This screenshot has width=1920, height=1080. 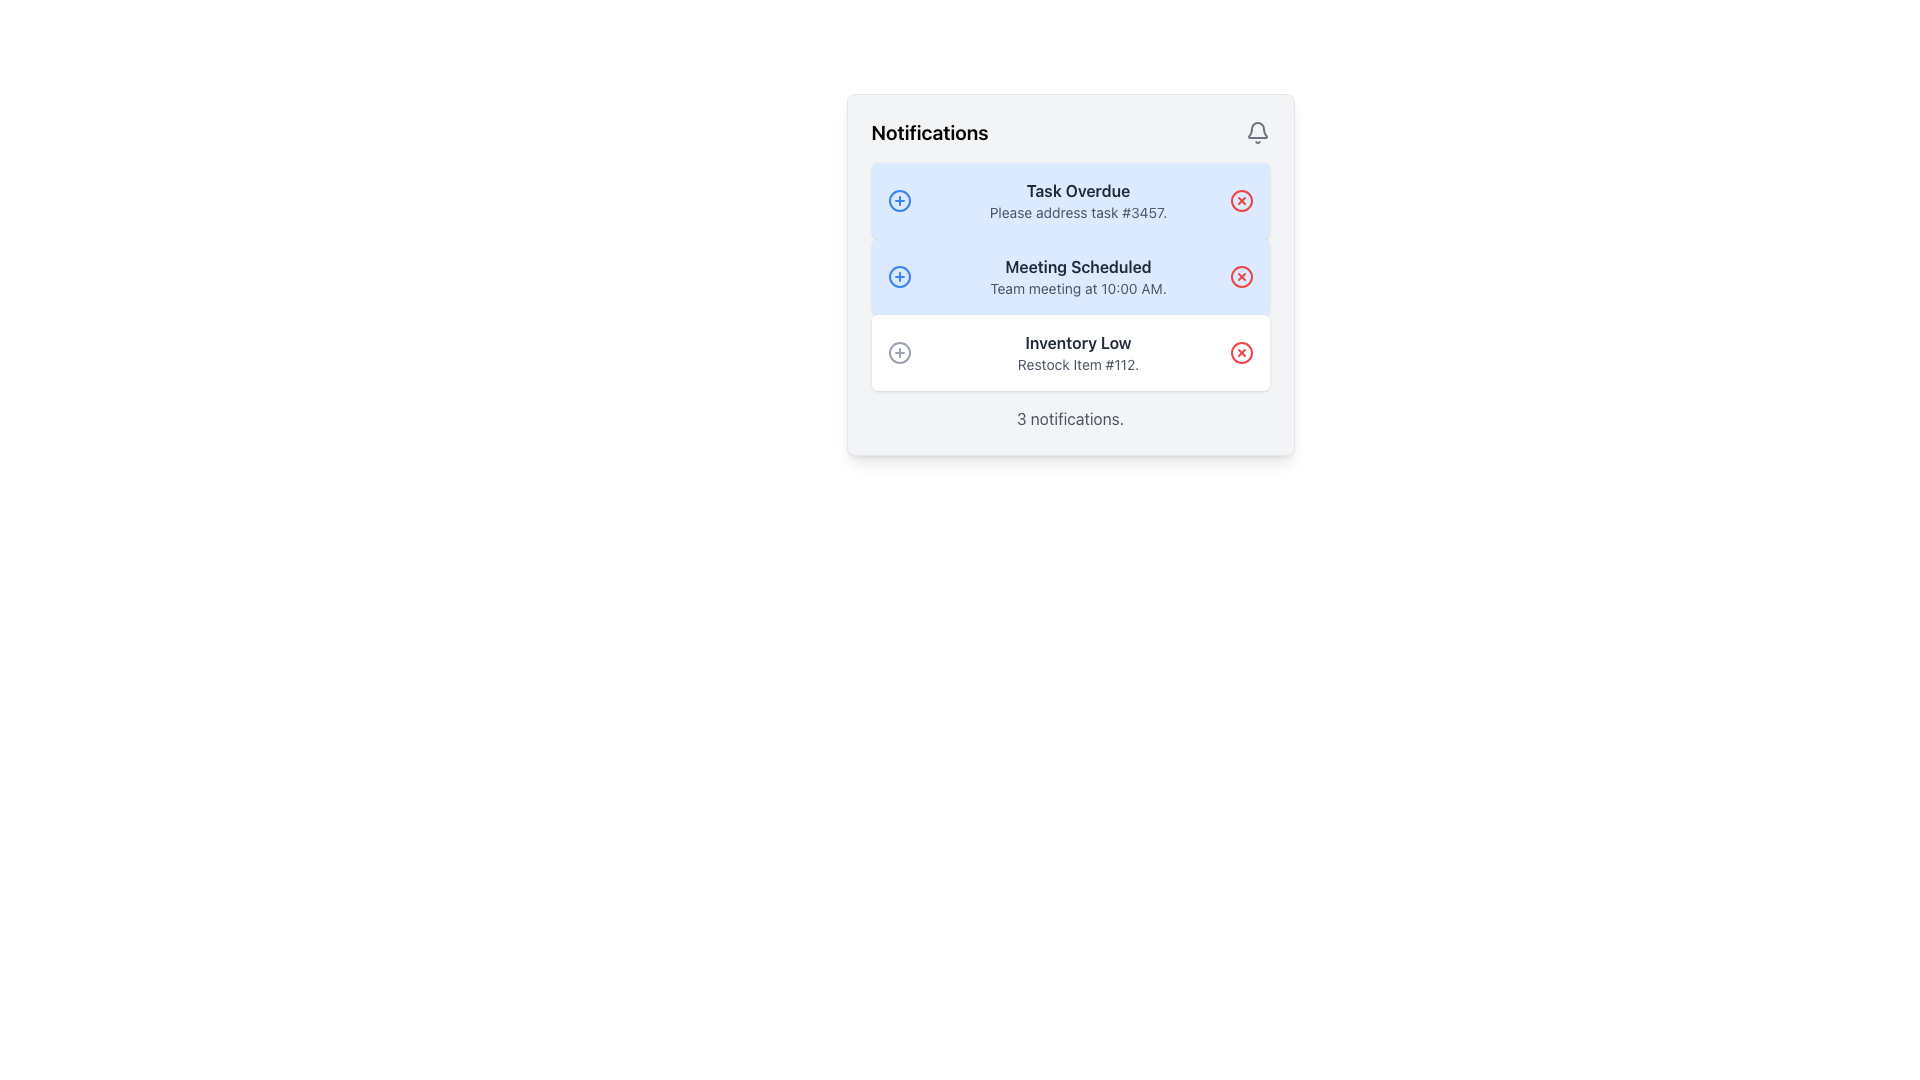 I want to click on the Text block displaying the notification 'Meeting Scheduled' with additional information 'Team meeting at 10:00 AM.' positioned in the Notifications panel, so click(x=1077, y=277).